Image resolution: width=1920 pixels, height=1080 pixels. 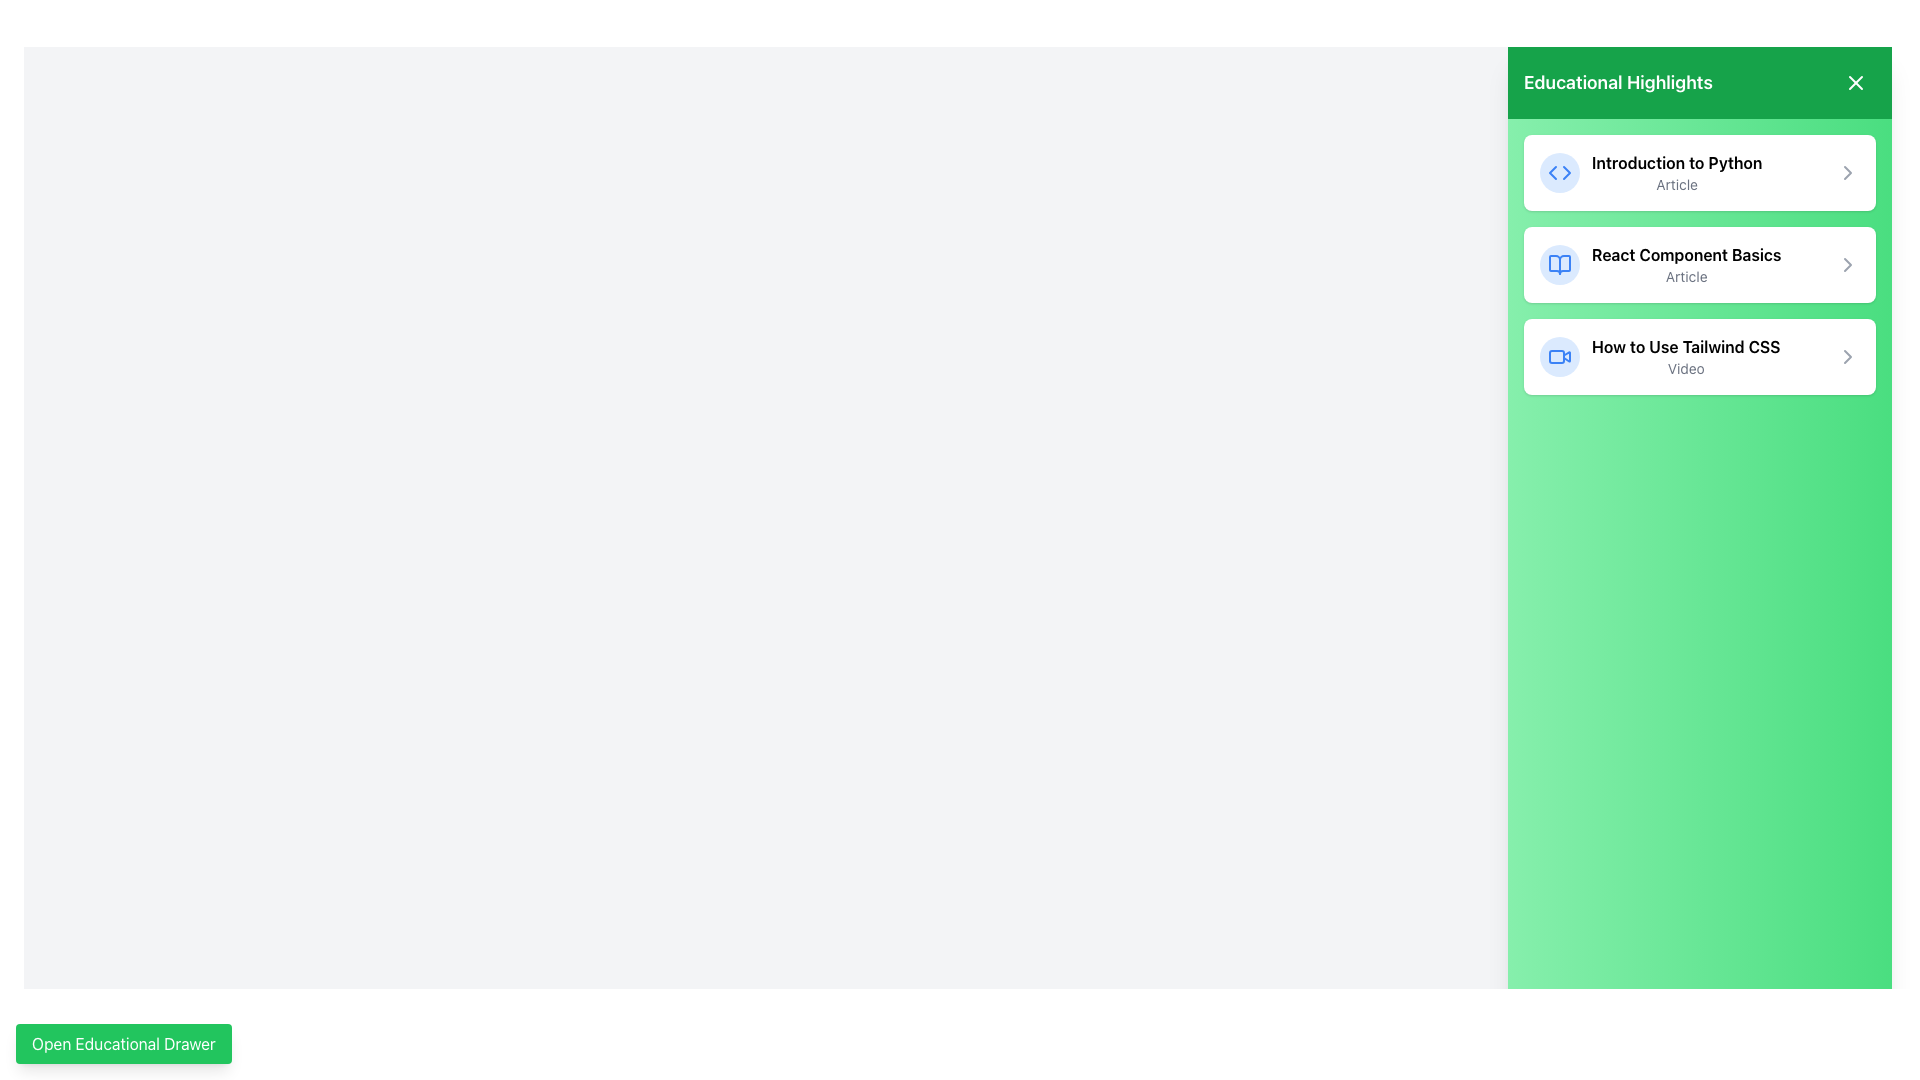 I want to click on the second card in the 'Educational Highlights' section, so click(x=1698, y=264).